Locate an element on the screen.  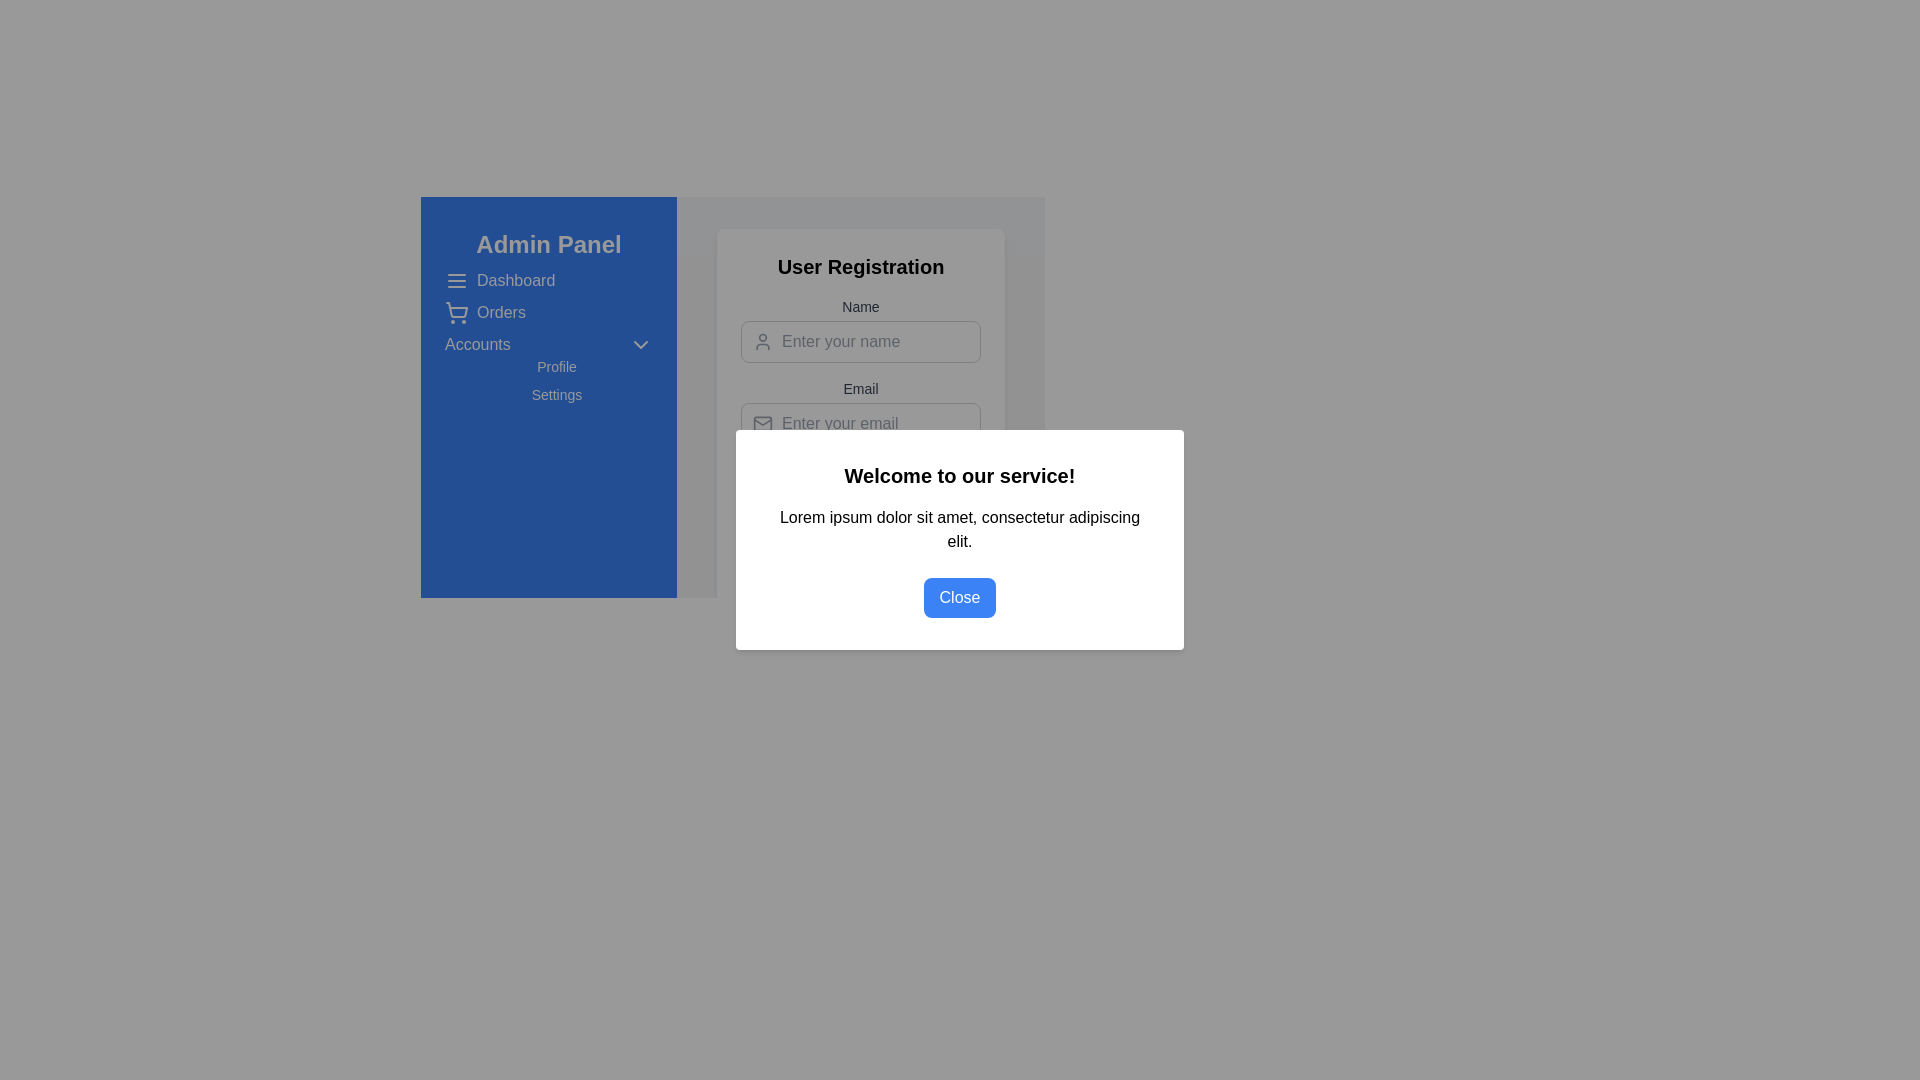
the 'Email' input field in the 'User Registration' form to focus it is located at coordinates (860, 411).